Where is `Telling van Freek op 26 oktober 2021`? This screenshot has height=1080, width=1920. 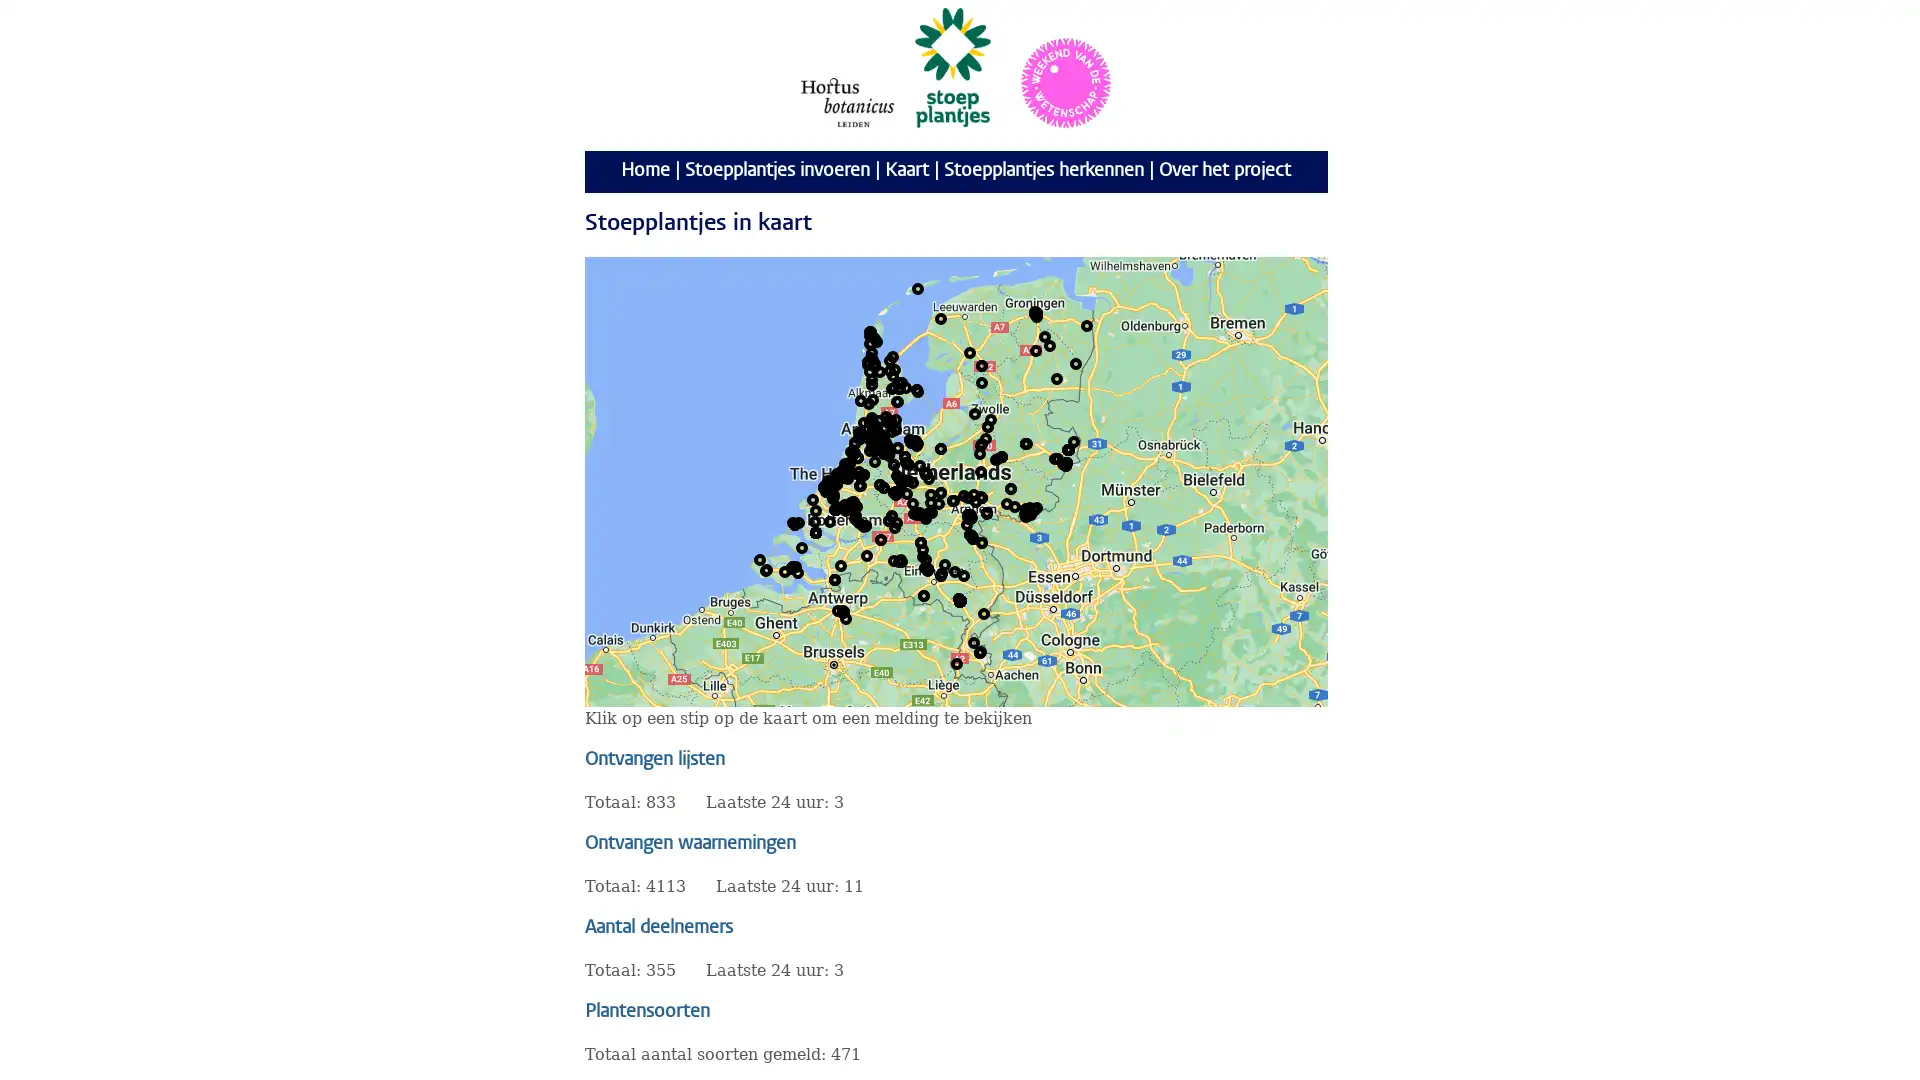 Telling van Freek op 26 oktober 2021 is located at coordinates (890, 419).